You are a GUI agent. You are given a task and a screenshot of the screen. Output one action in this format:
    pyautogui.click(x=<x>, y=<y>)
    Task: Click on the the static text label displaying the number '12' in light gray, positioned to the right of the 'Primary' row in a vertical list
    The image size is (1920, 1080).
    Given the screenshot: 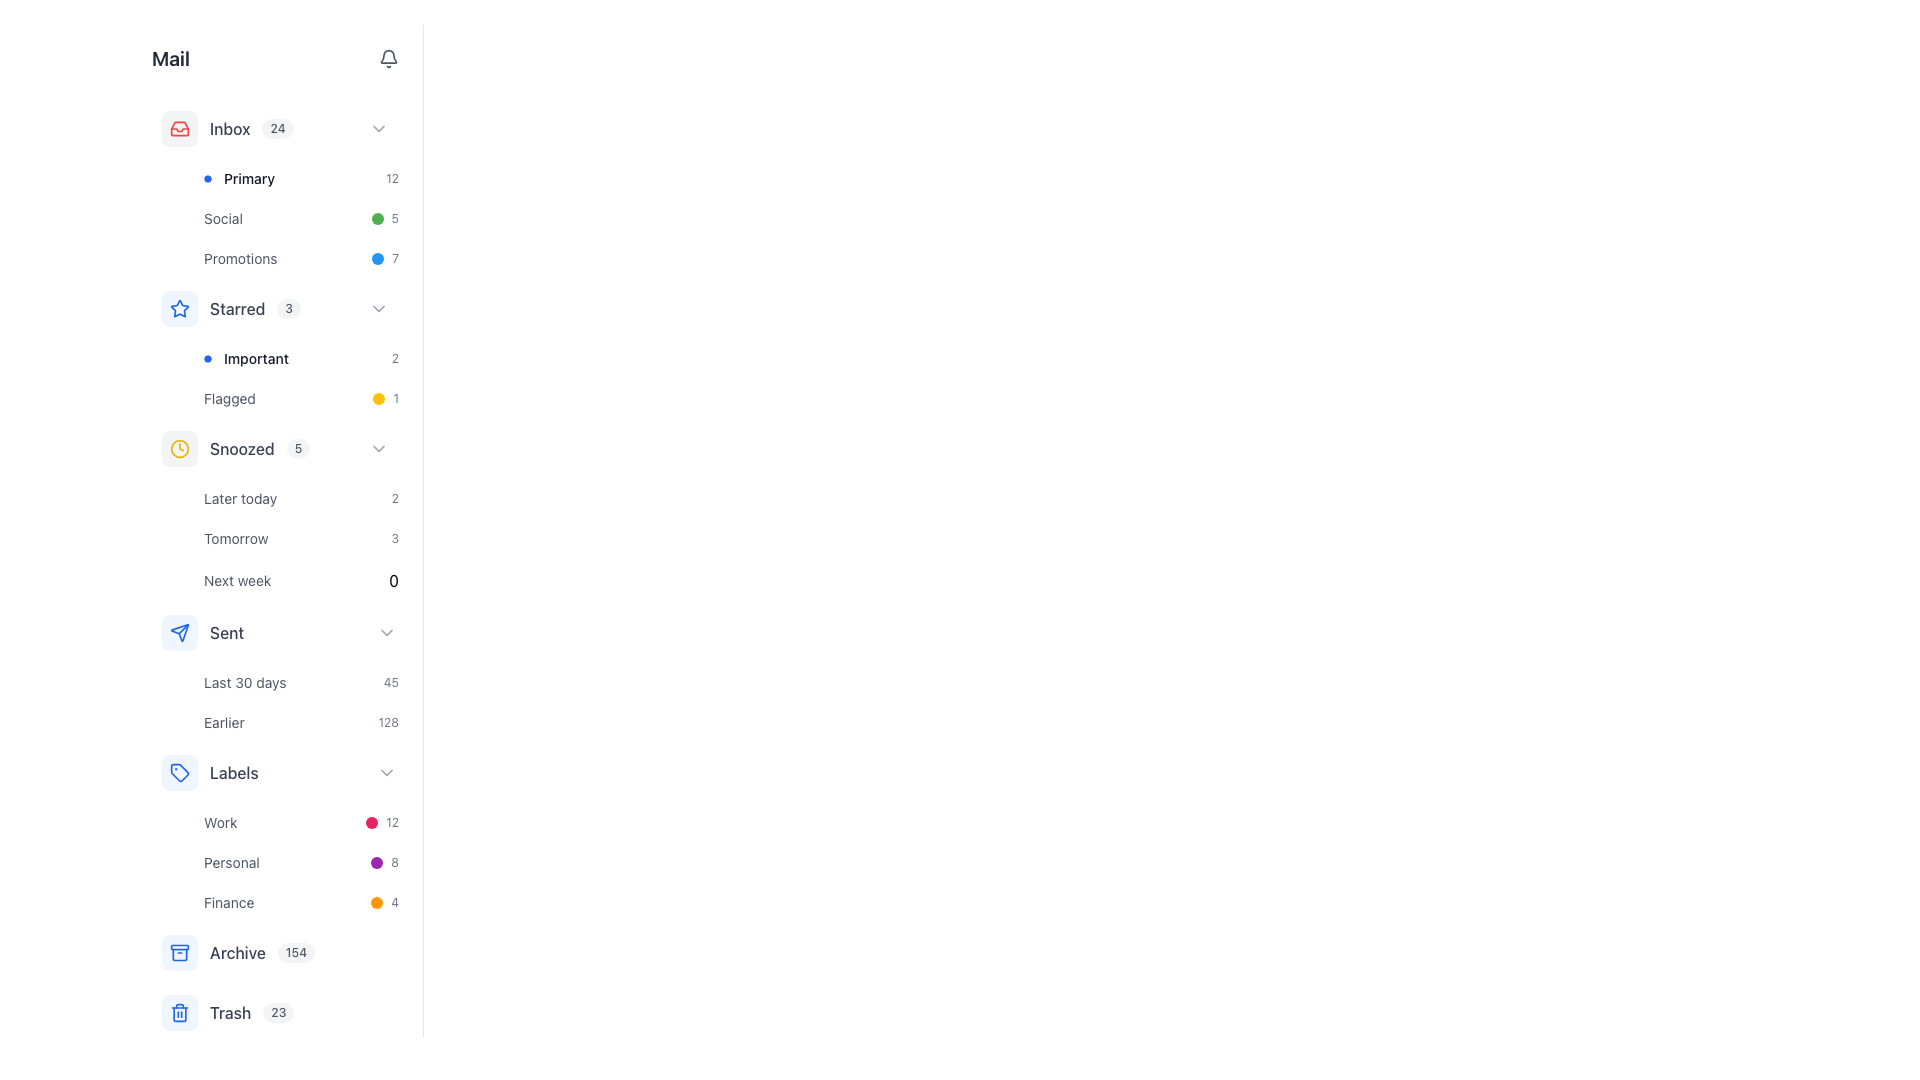 What is the action you would take?
    pyautogui.click(x=392, y=177)
    